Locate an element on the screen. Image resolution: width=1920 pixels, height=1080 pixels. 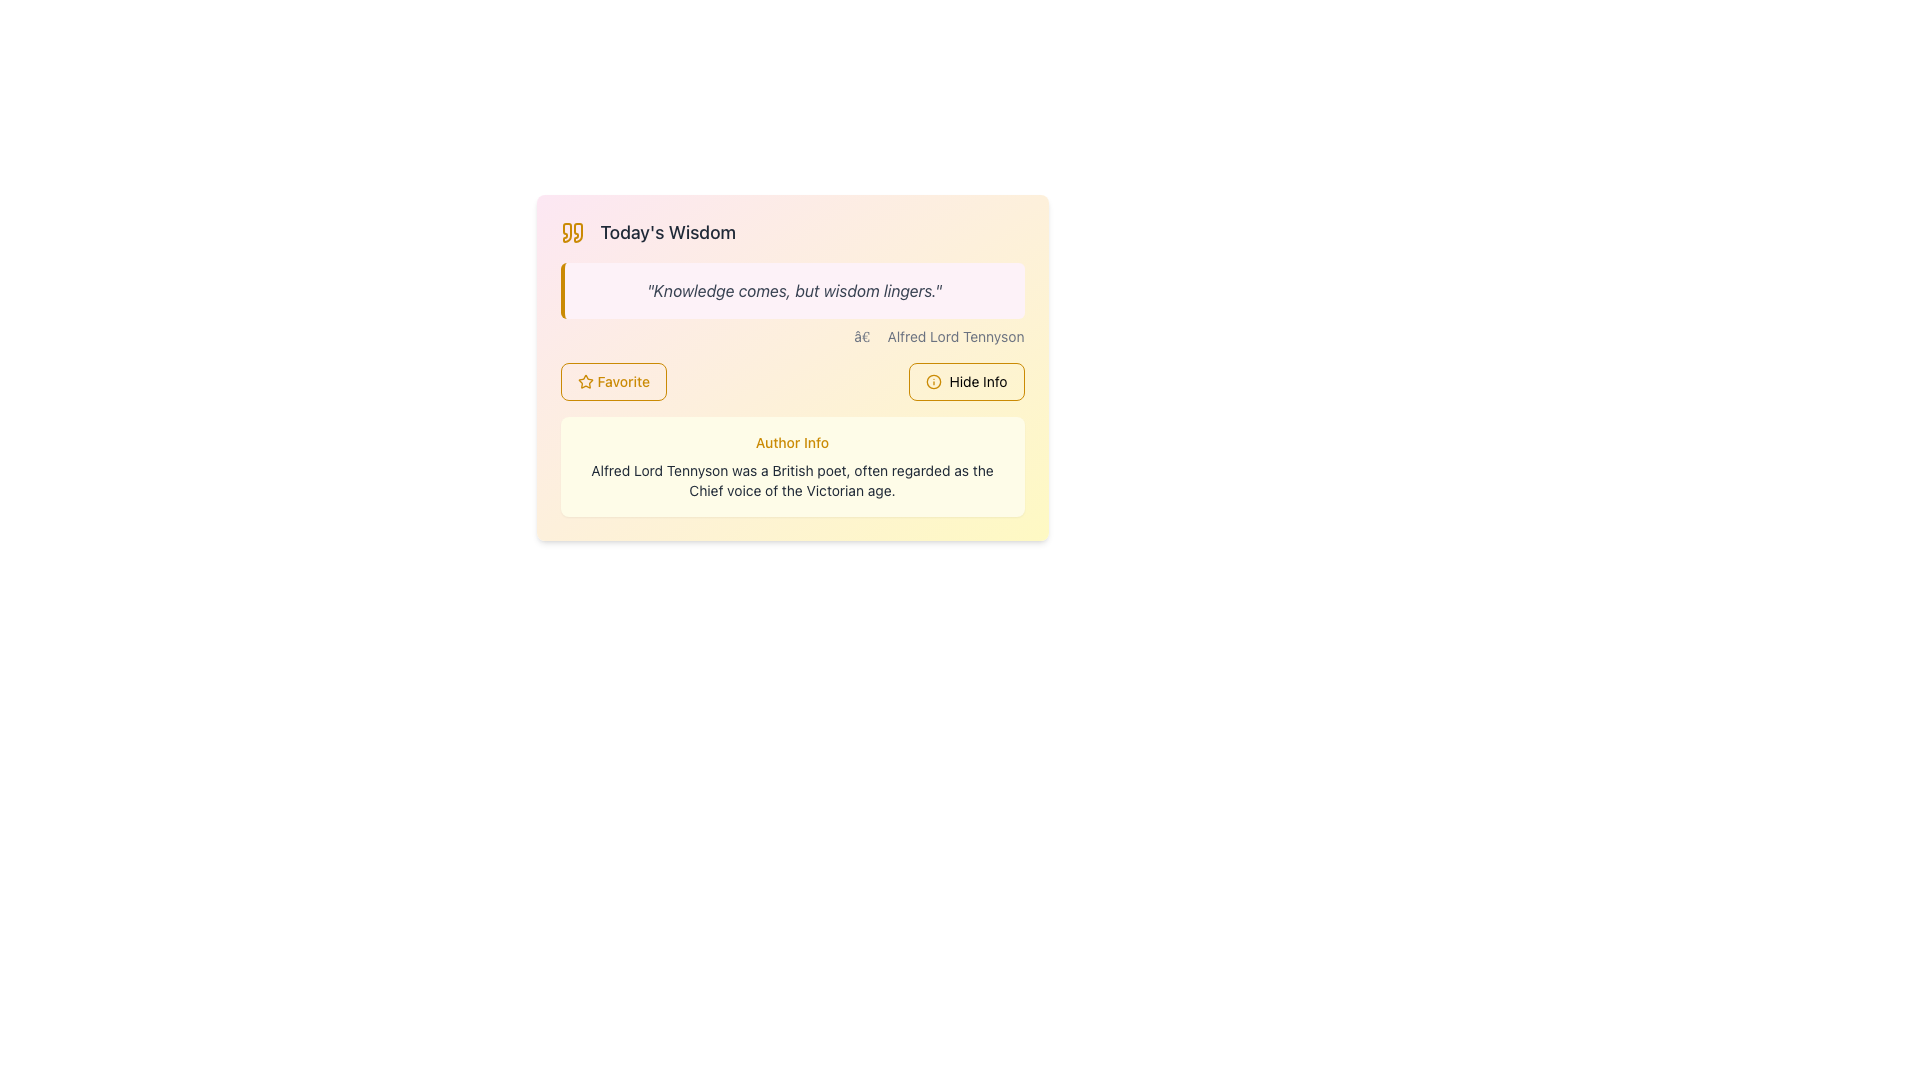
the Decorative Icon element, which is the left quotation mark of a pair, positioned at the upper left corner of the 'Today's Wisdom' card is located at coordinates (565, 231).